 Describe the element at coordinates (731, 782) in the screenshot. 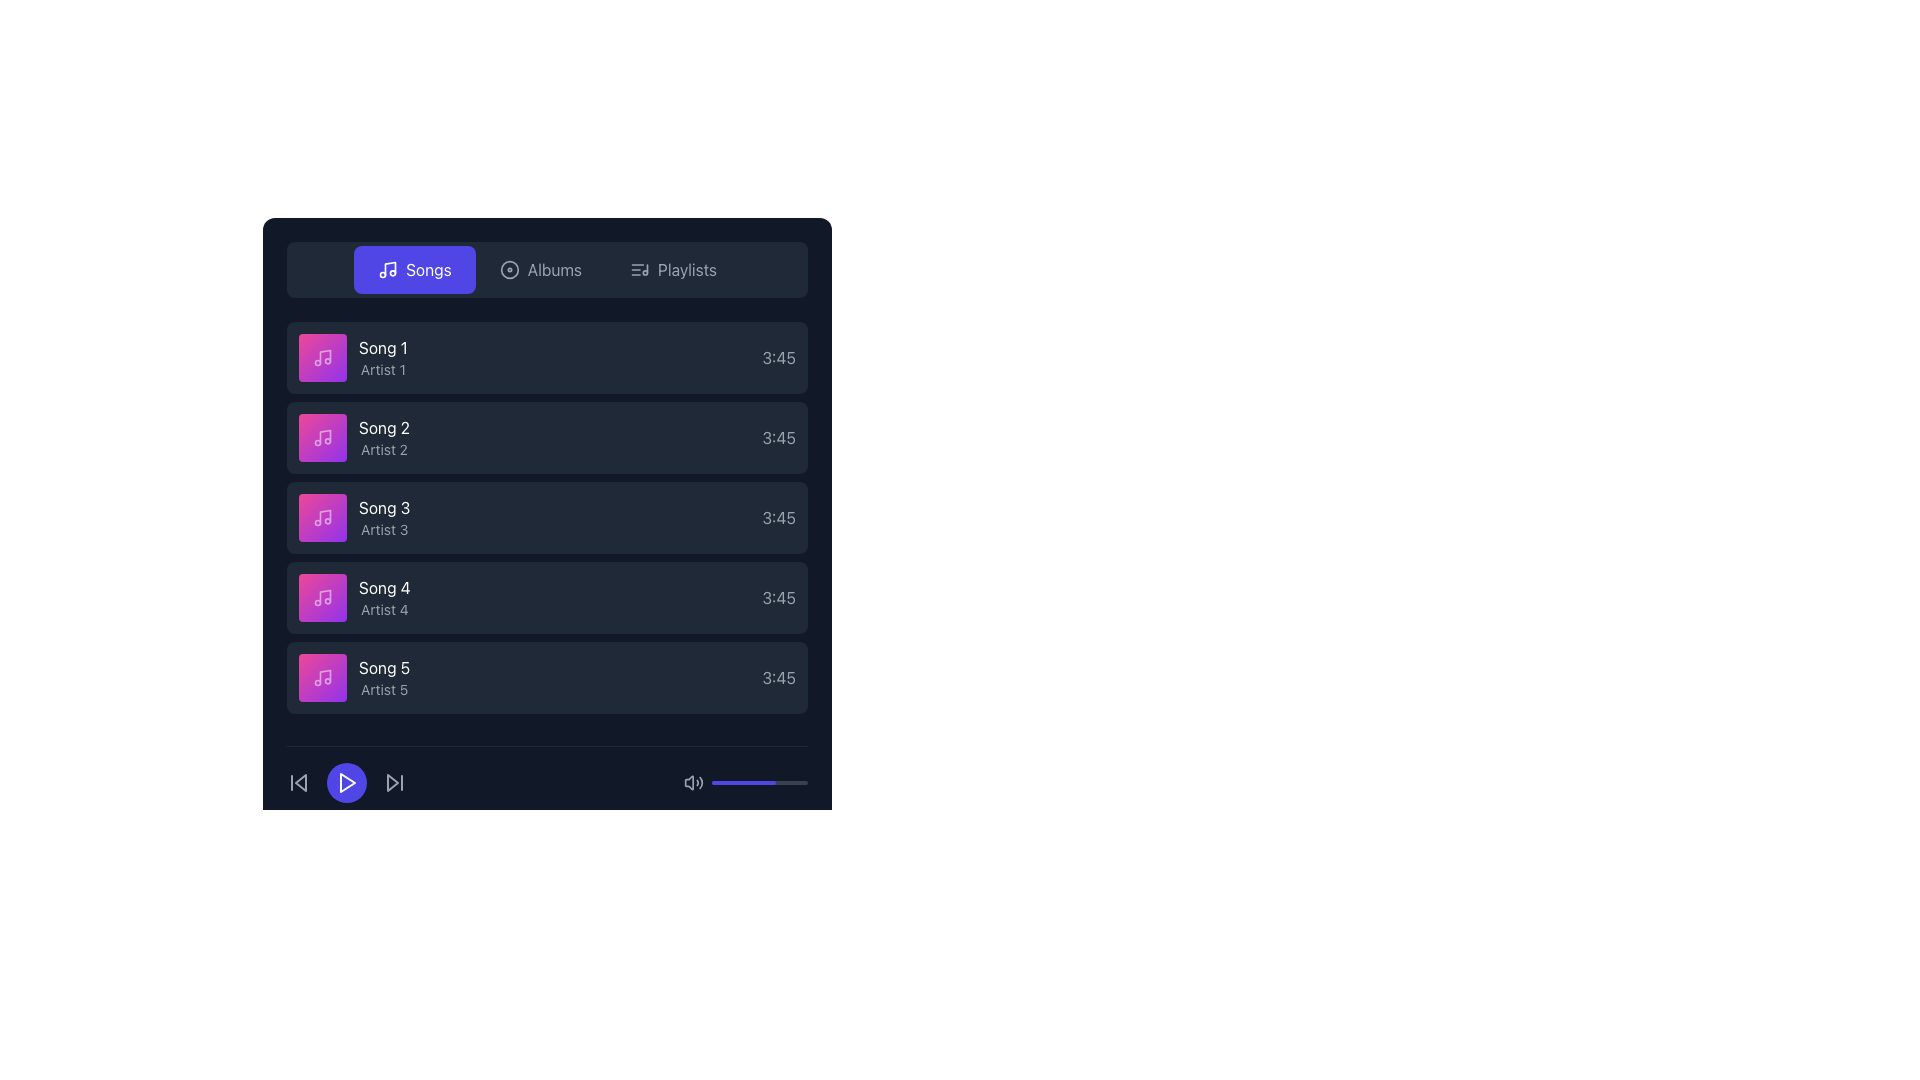

I see `the volume slider` at that location.